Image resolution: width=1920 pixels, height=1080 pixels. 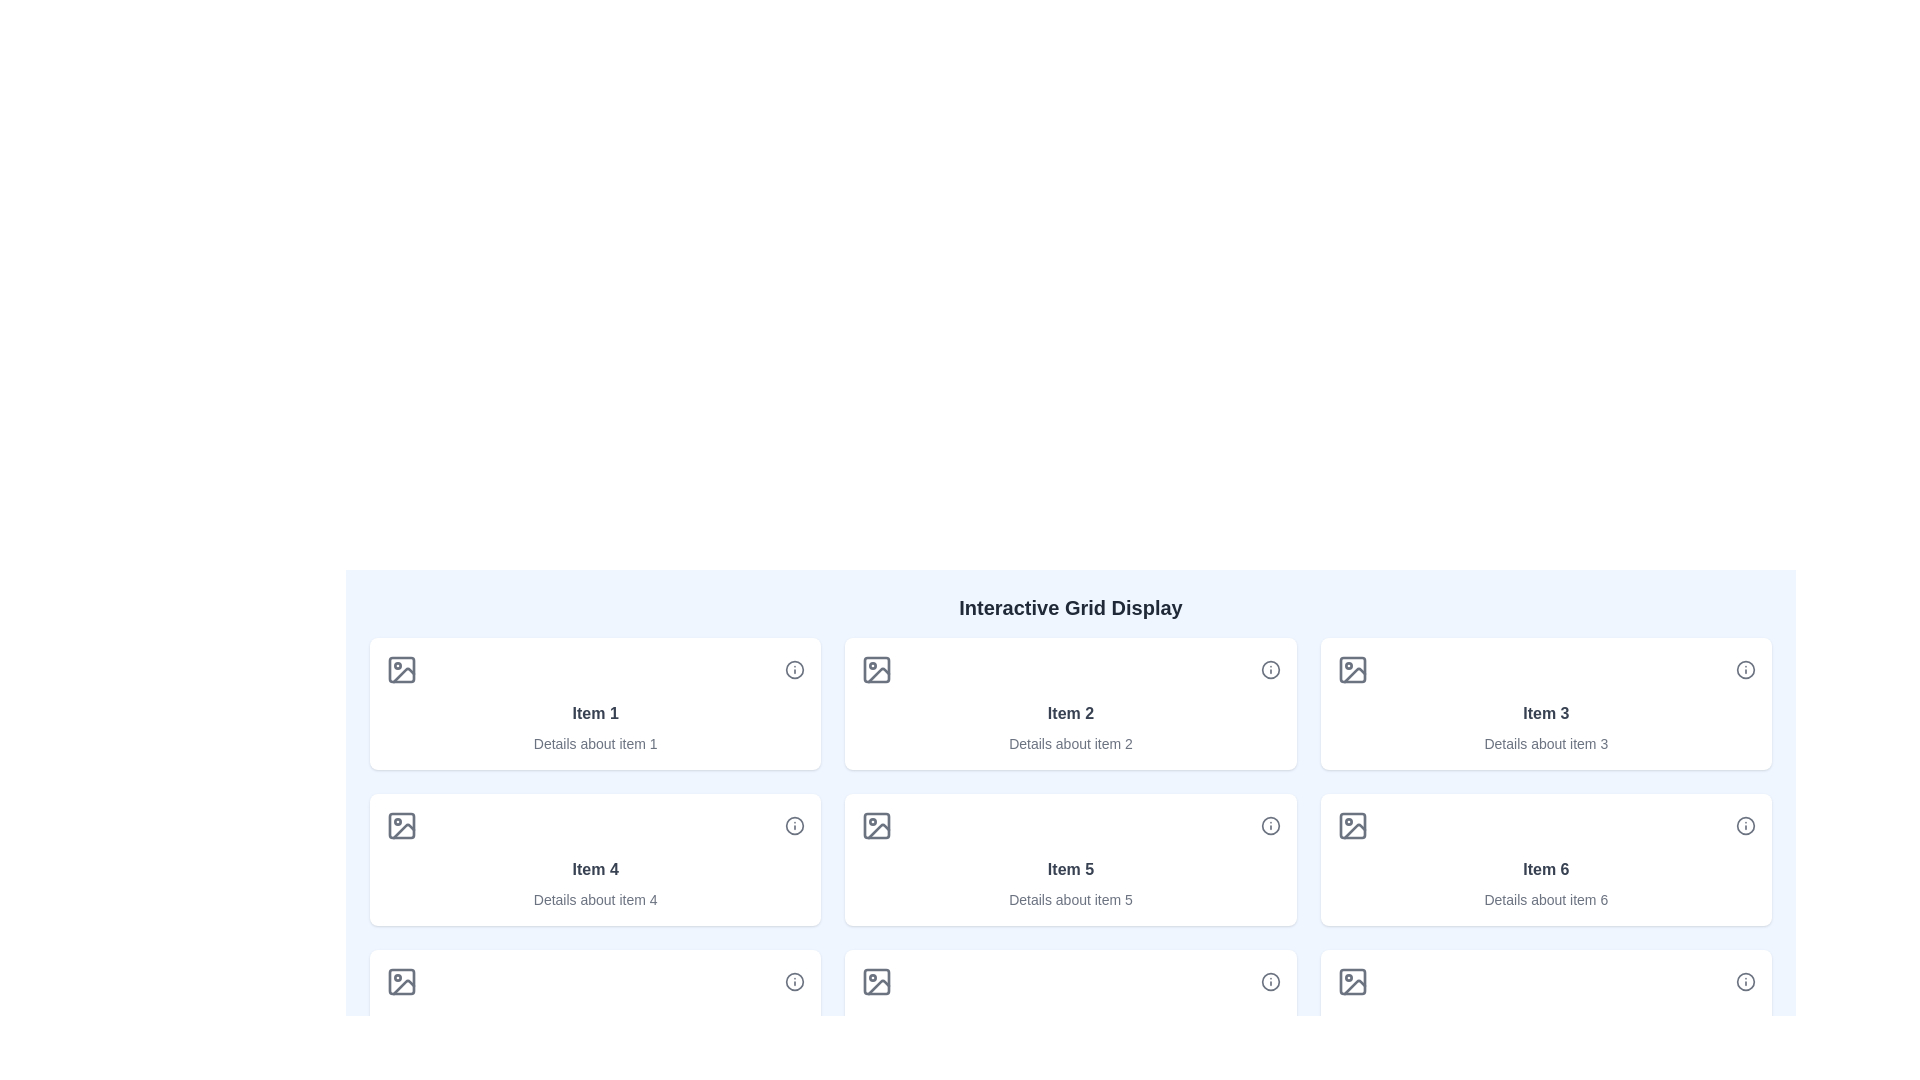 What do you see at coordinates (794, 670) in the screenshot?
I see `the circular informational icon with an 'i' symbol located at the top-right corner of the 'Item 1' card` at bounding box center [794, 670].